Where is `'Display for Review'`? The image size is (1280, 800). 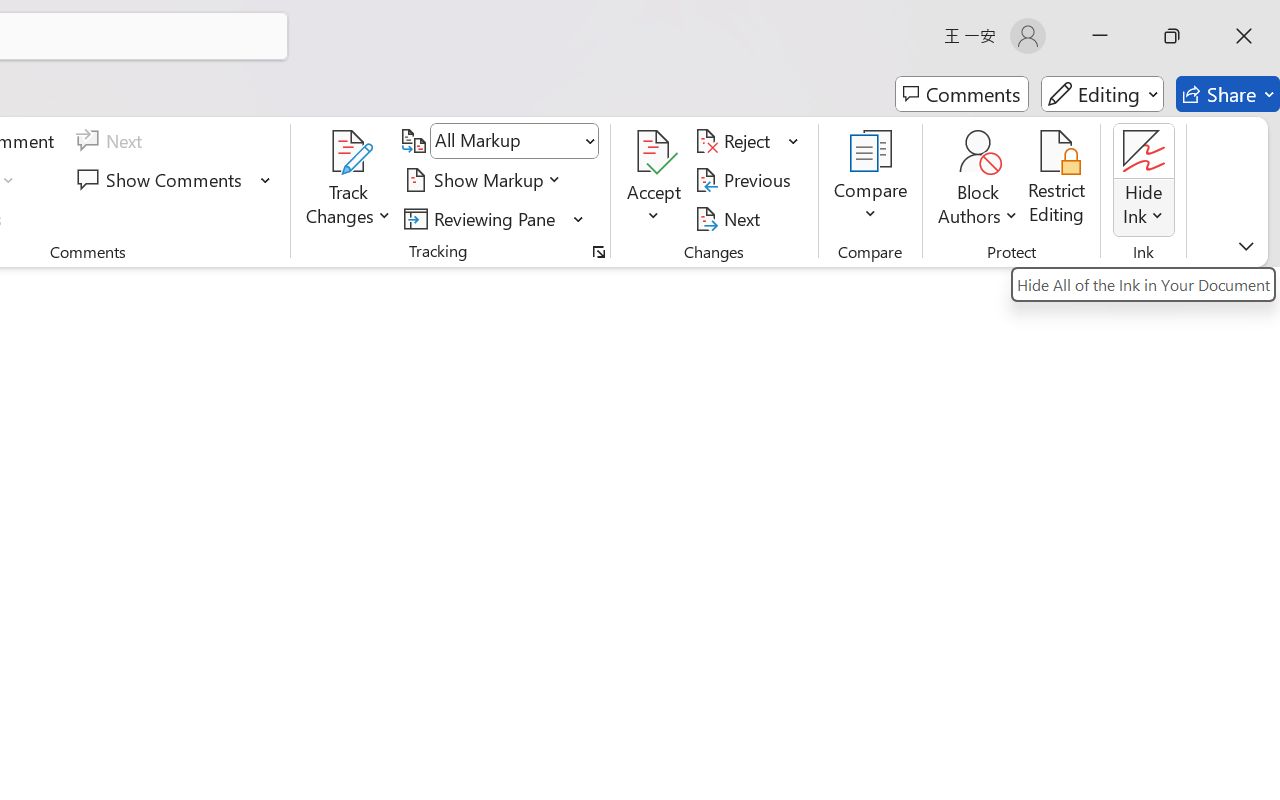
'Display for Review' is located at coordinates (514, 141).